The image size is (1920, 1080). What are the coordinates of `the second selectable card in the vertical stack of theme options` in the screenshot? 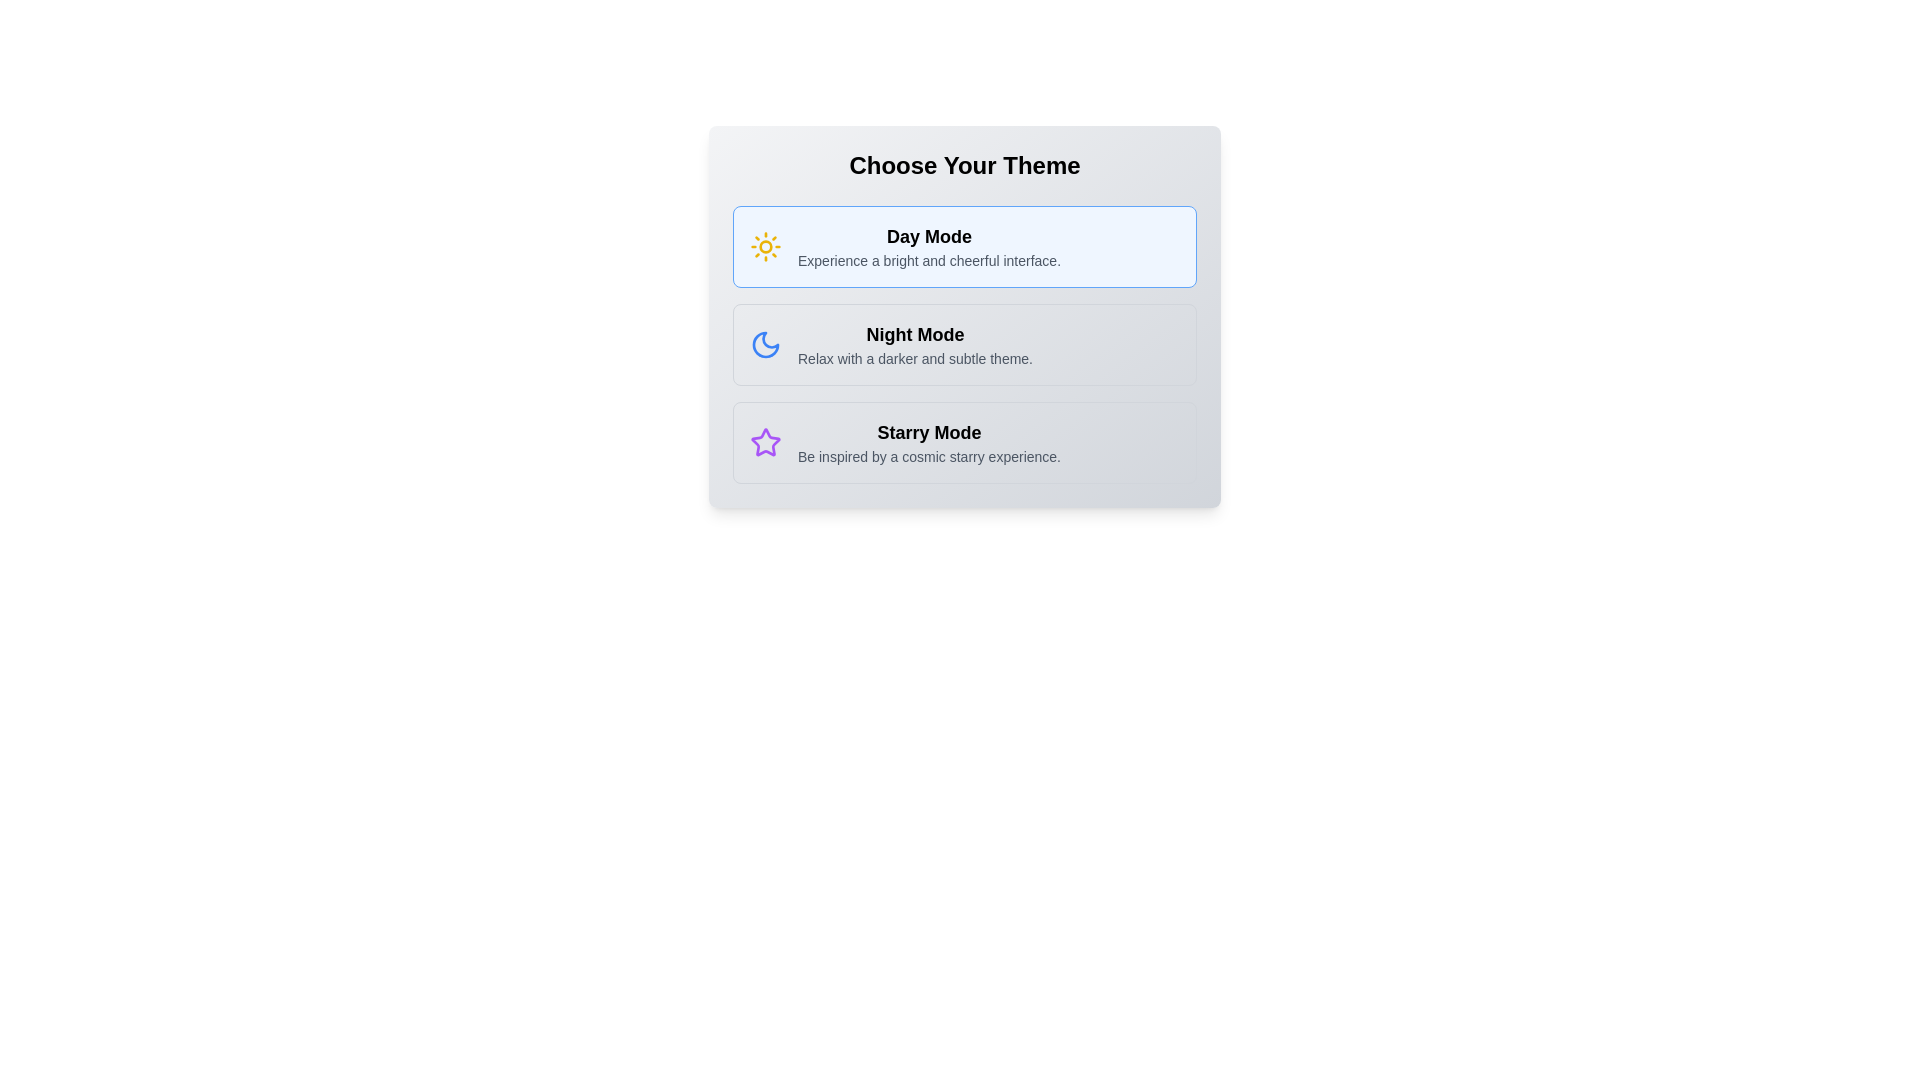 It's located at (964, 343).